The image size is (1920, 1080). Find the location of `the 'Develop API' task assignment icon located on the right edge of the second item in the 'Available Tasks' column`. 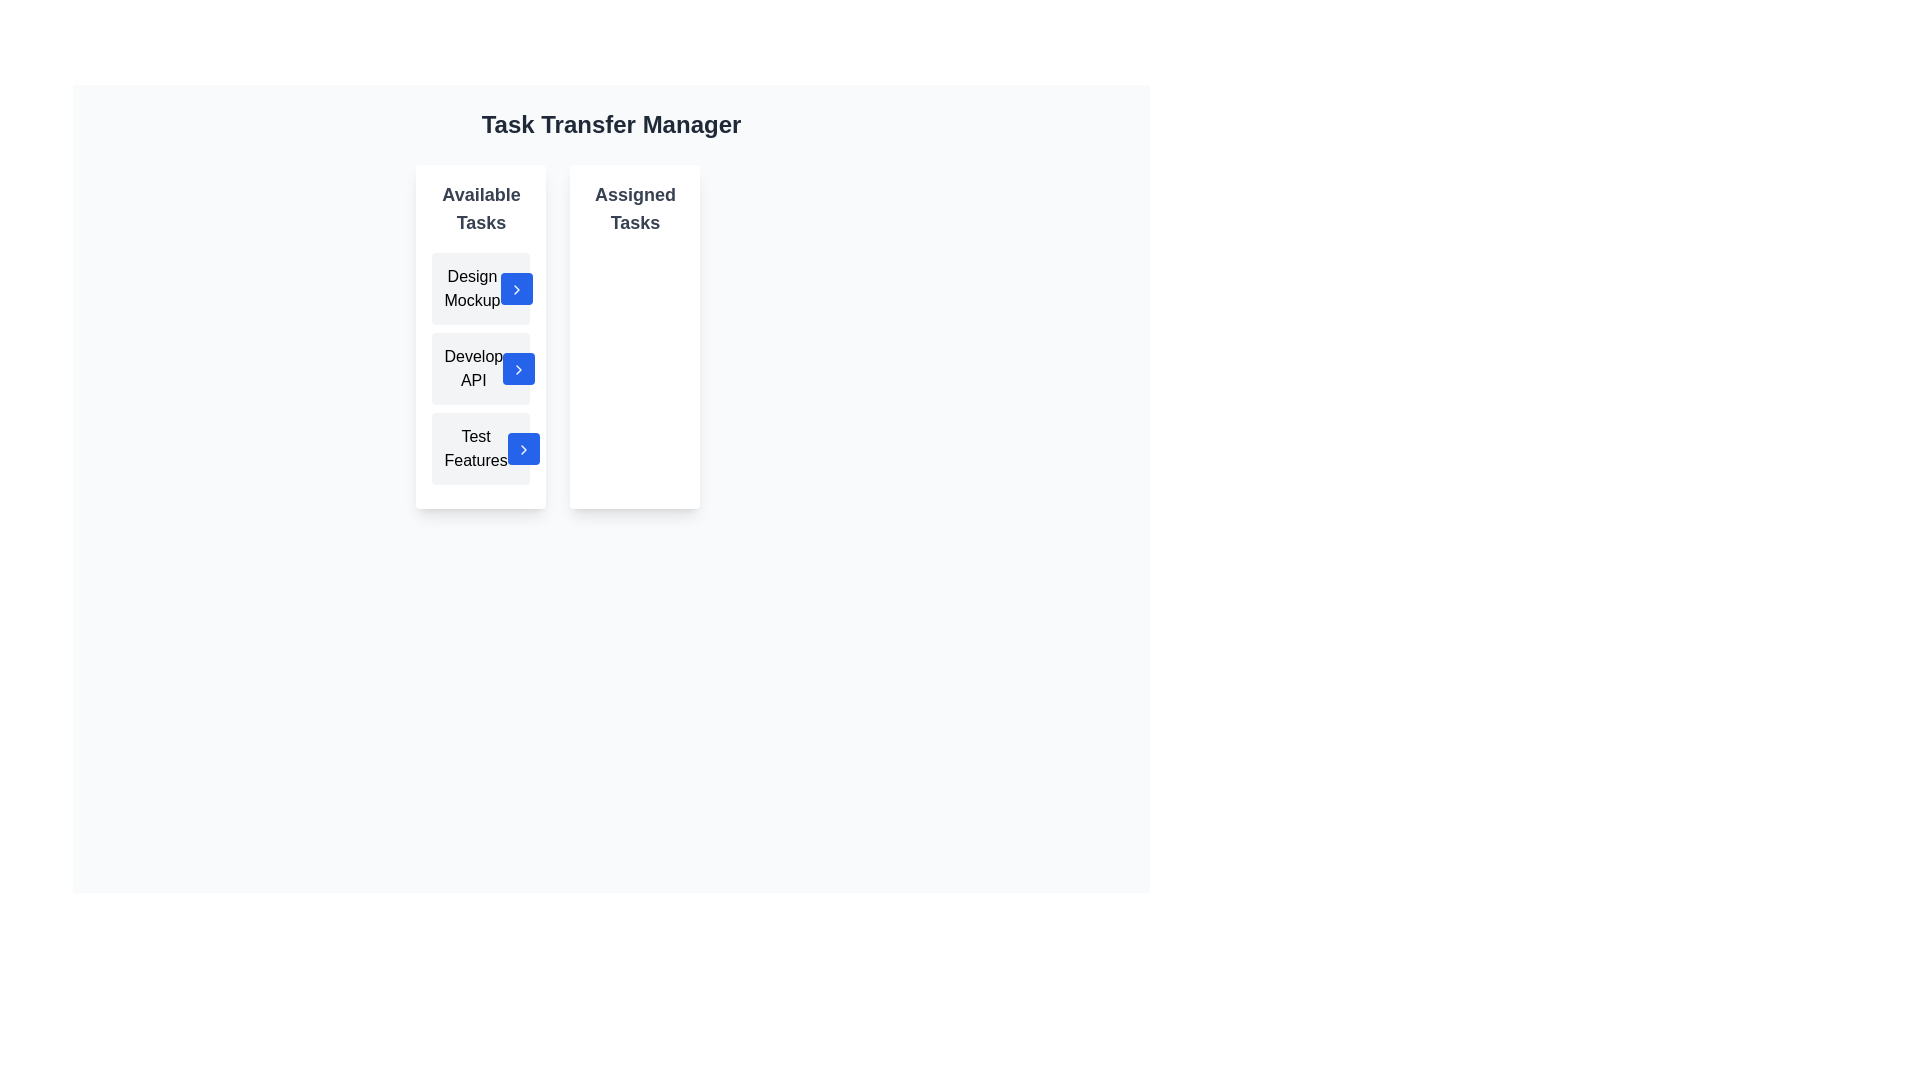

the 'Develop API' task assignment icon located on the right edge of the second item in the 'Available Tasks' column is located at coordinates (519, 369).